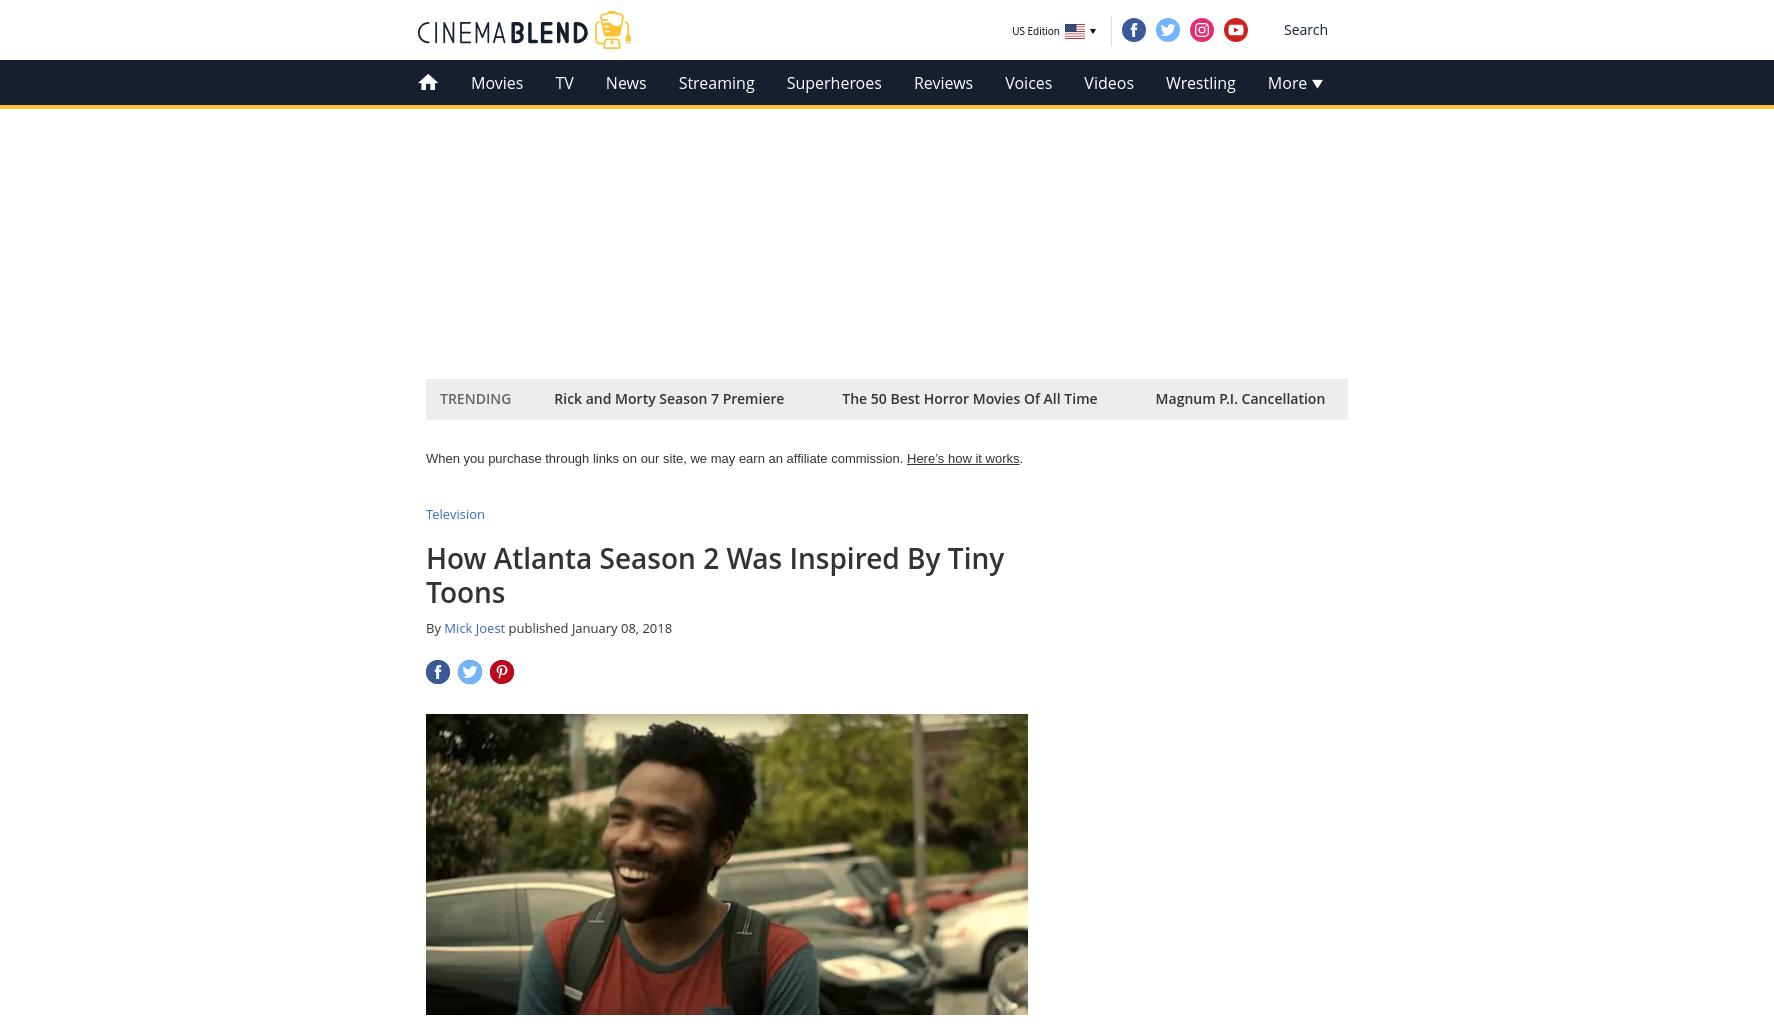 This screenshot has width=1774, height=1028. Describe the element at coordinates (666, 457) in the screenshot. I see `'When you purchase through links on our site, we may earn an affiliate commission.'` at that location.